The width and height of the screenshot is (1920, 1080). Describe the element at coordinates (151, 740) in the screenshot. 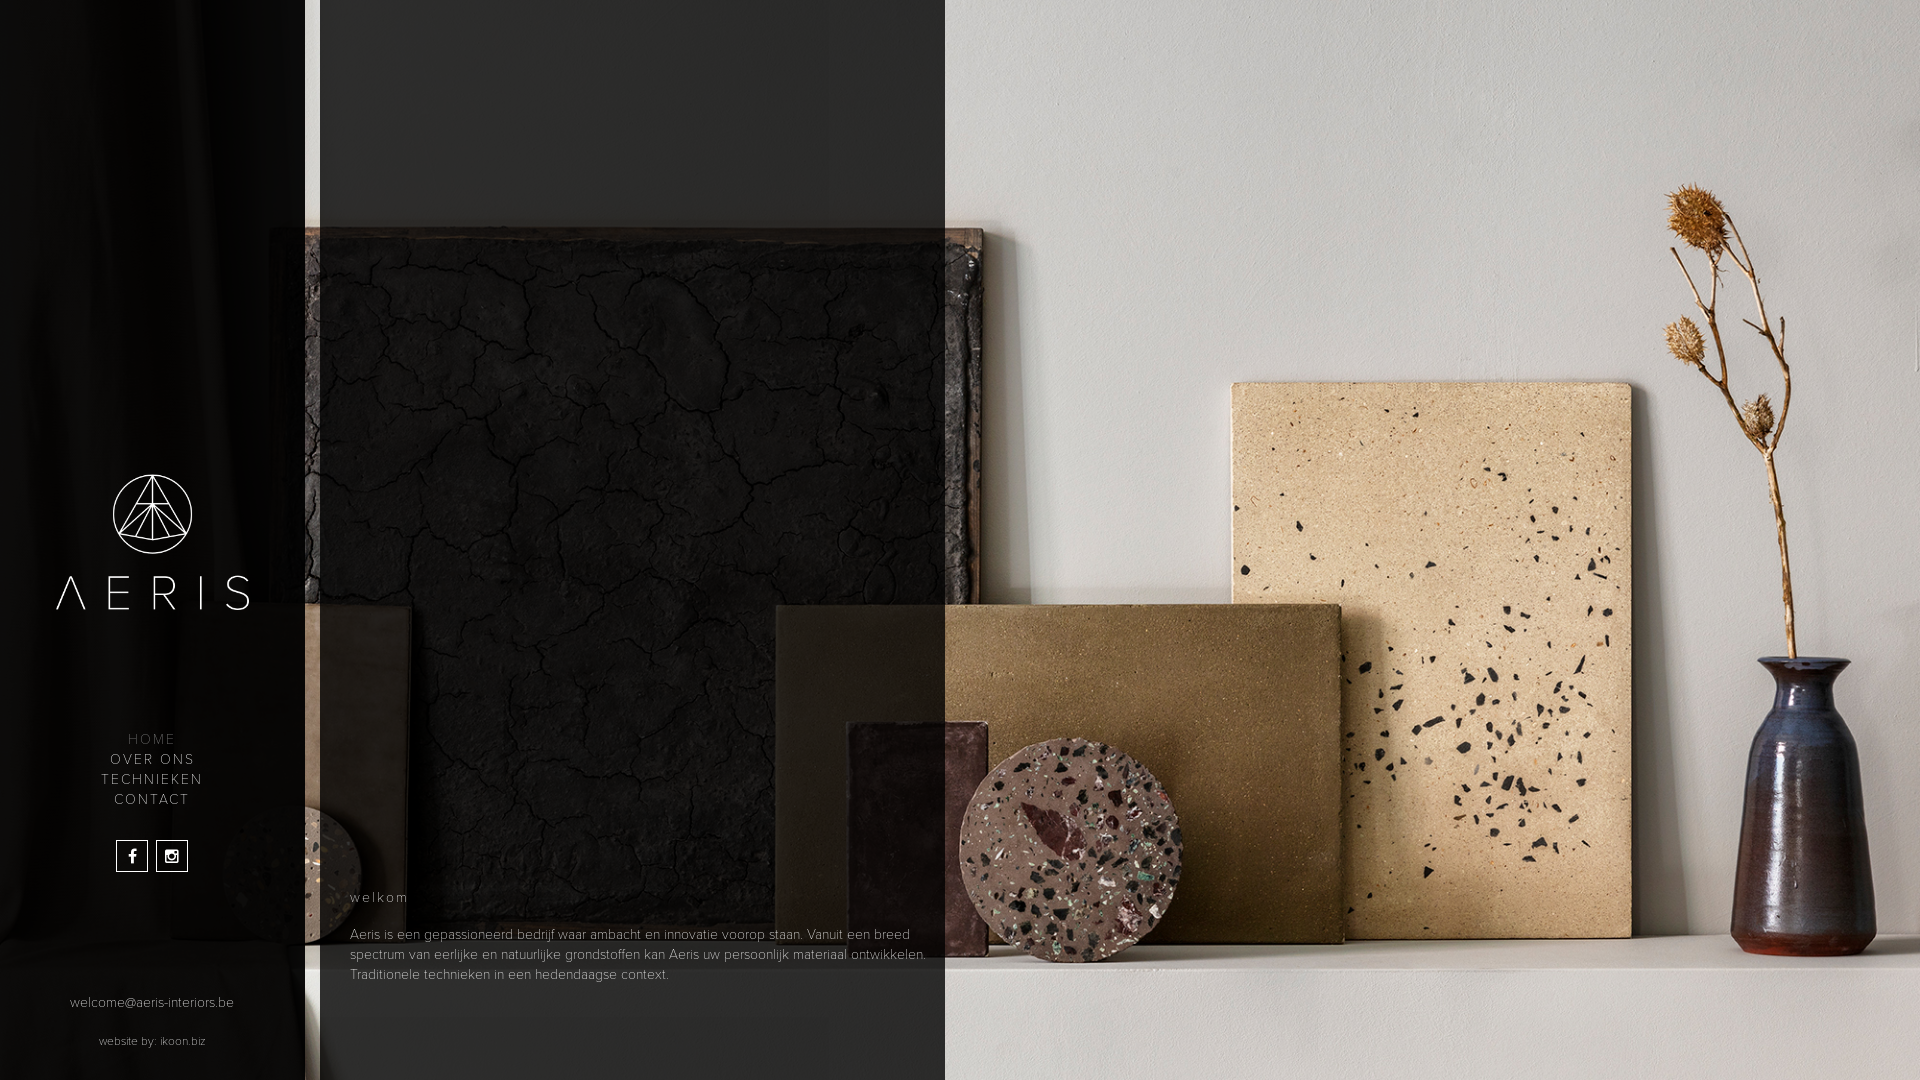

I see `'HOME'` at that location.